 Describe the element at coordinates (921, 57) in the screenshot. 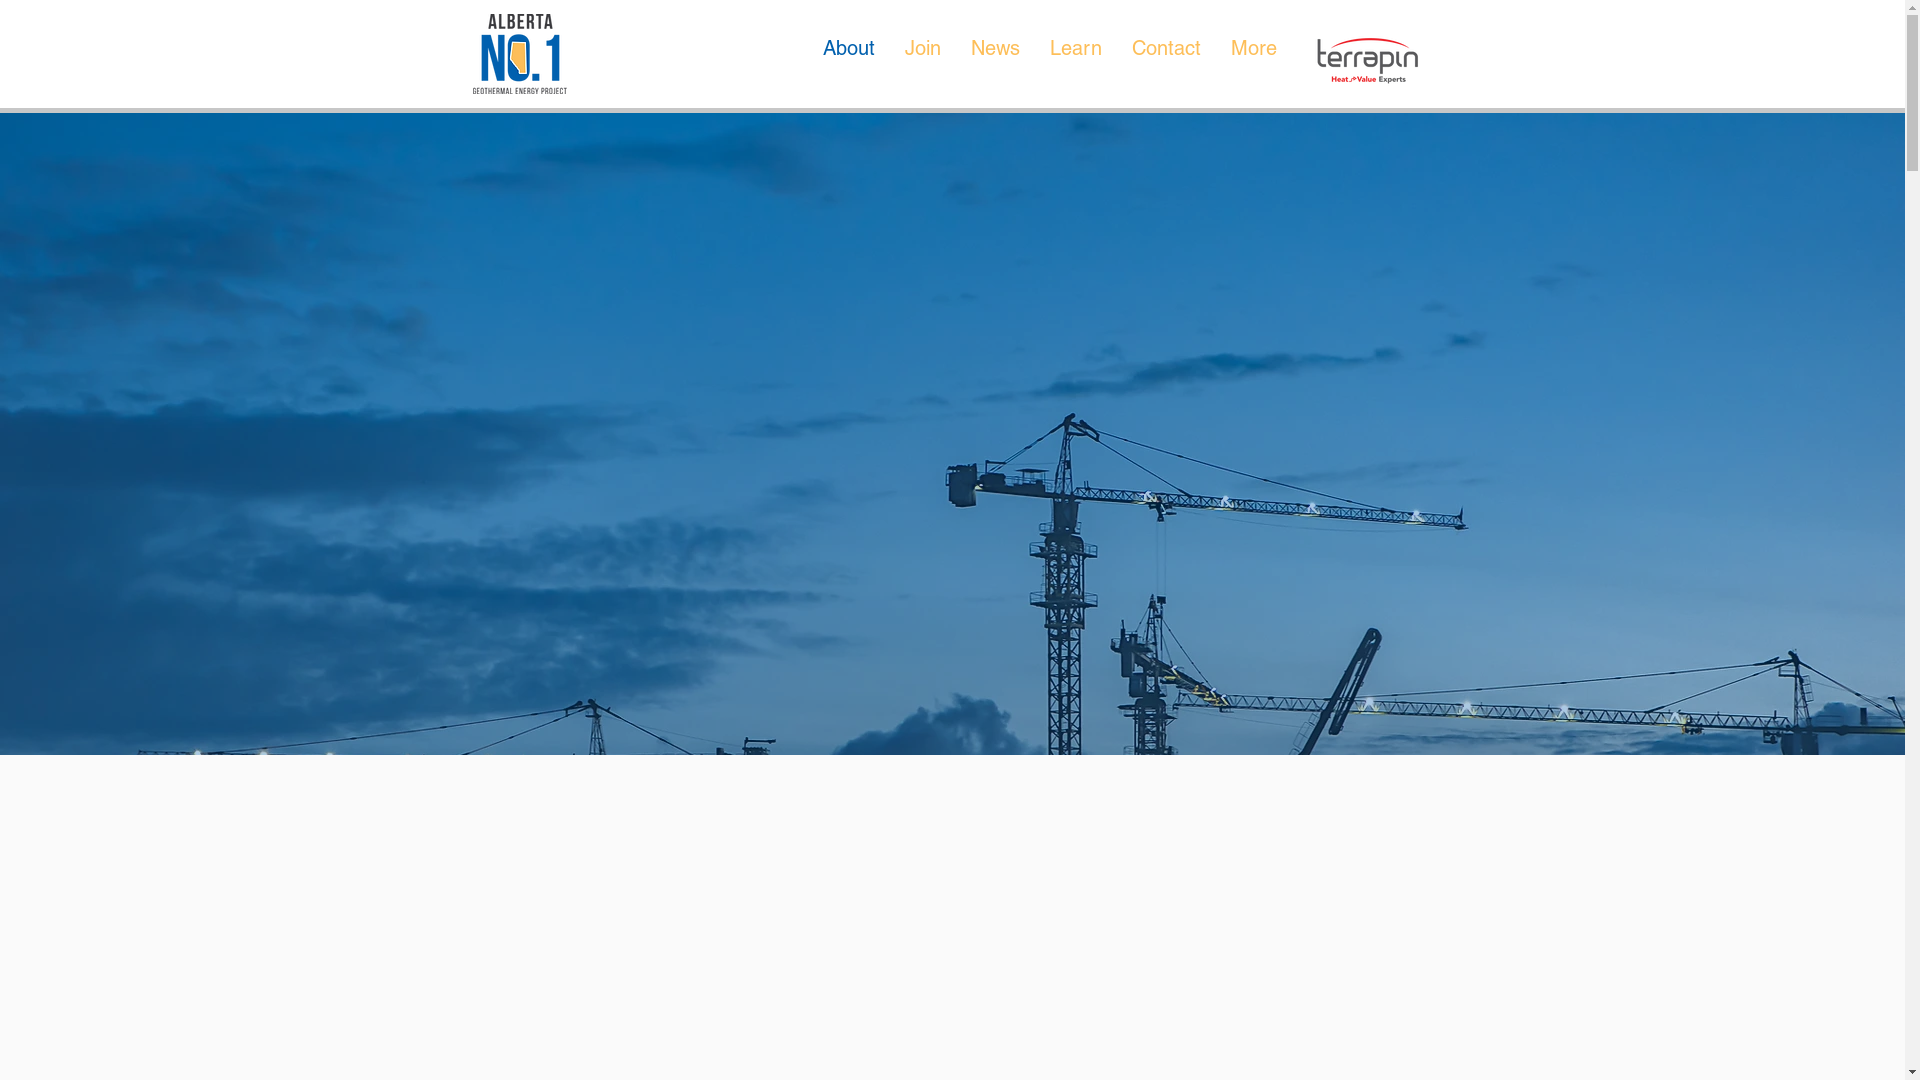

I see `'Join'` at that location.